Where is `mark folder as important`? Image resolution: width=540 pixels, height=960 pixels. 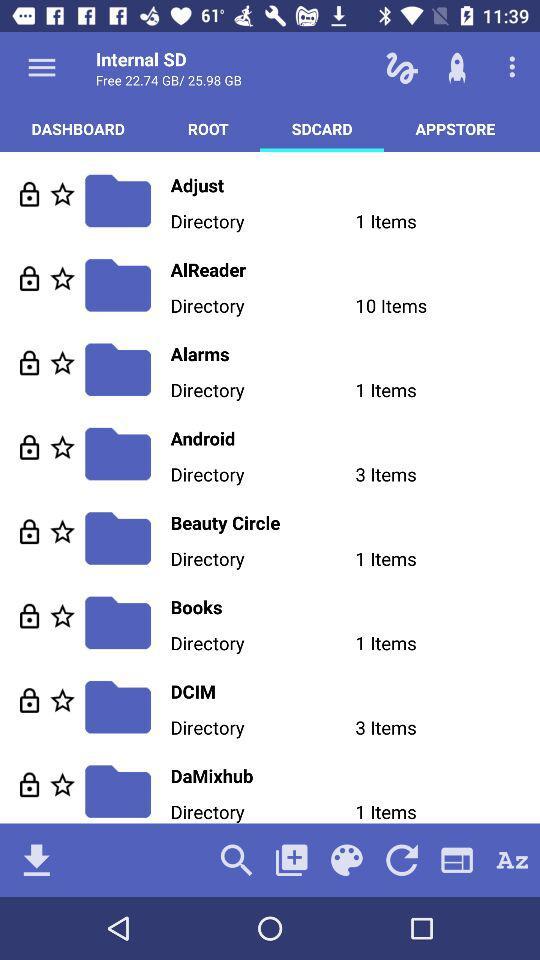 mark folder as important is located at coordinates (62, 615).